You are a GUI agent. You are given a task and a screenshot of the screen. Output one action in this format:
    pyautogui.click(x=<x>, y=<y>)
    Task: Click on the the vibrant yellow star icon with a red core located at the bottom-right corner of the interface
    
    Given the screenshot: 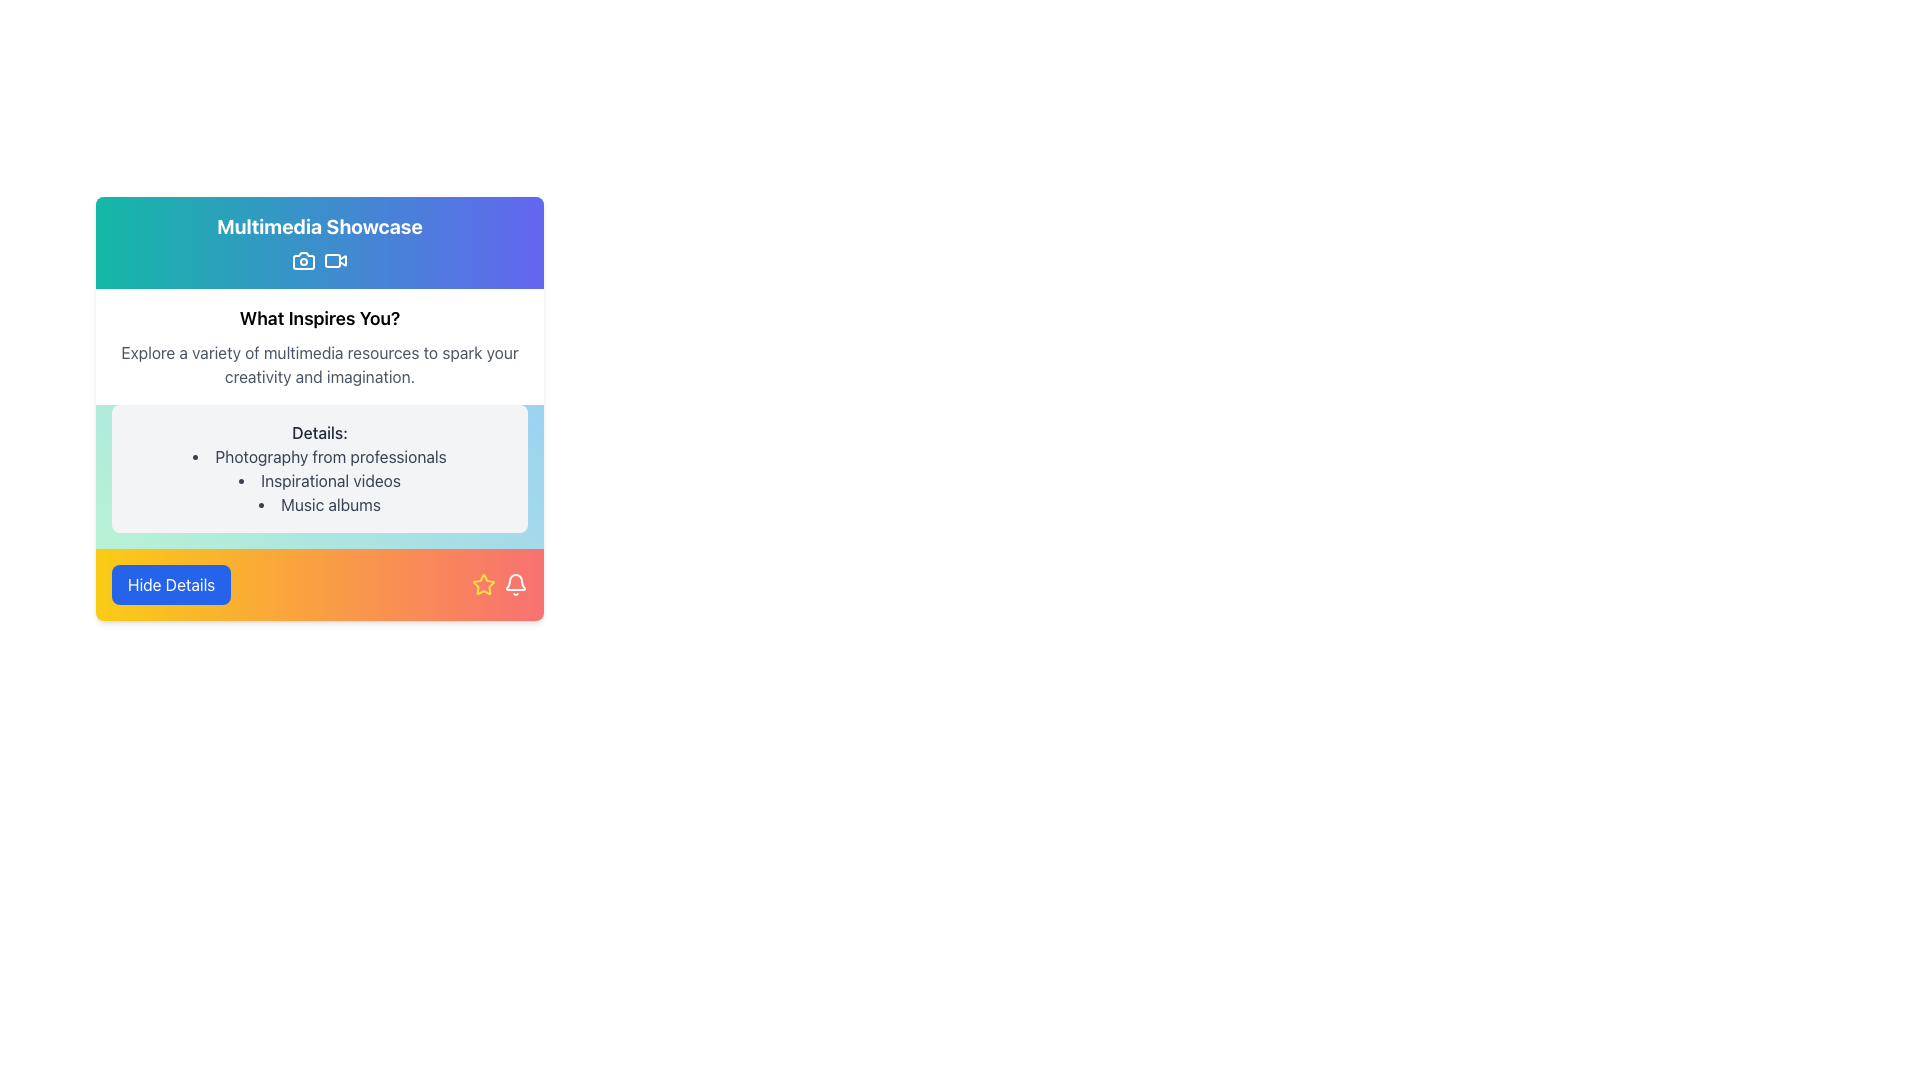 What is the action you would take?
    pyautogui.click(x=484, y=584)
    